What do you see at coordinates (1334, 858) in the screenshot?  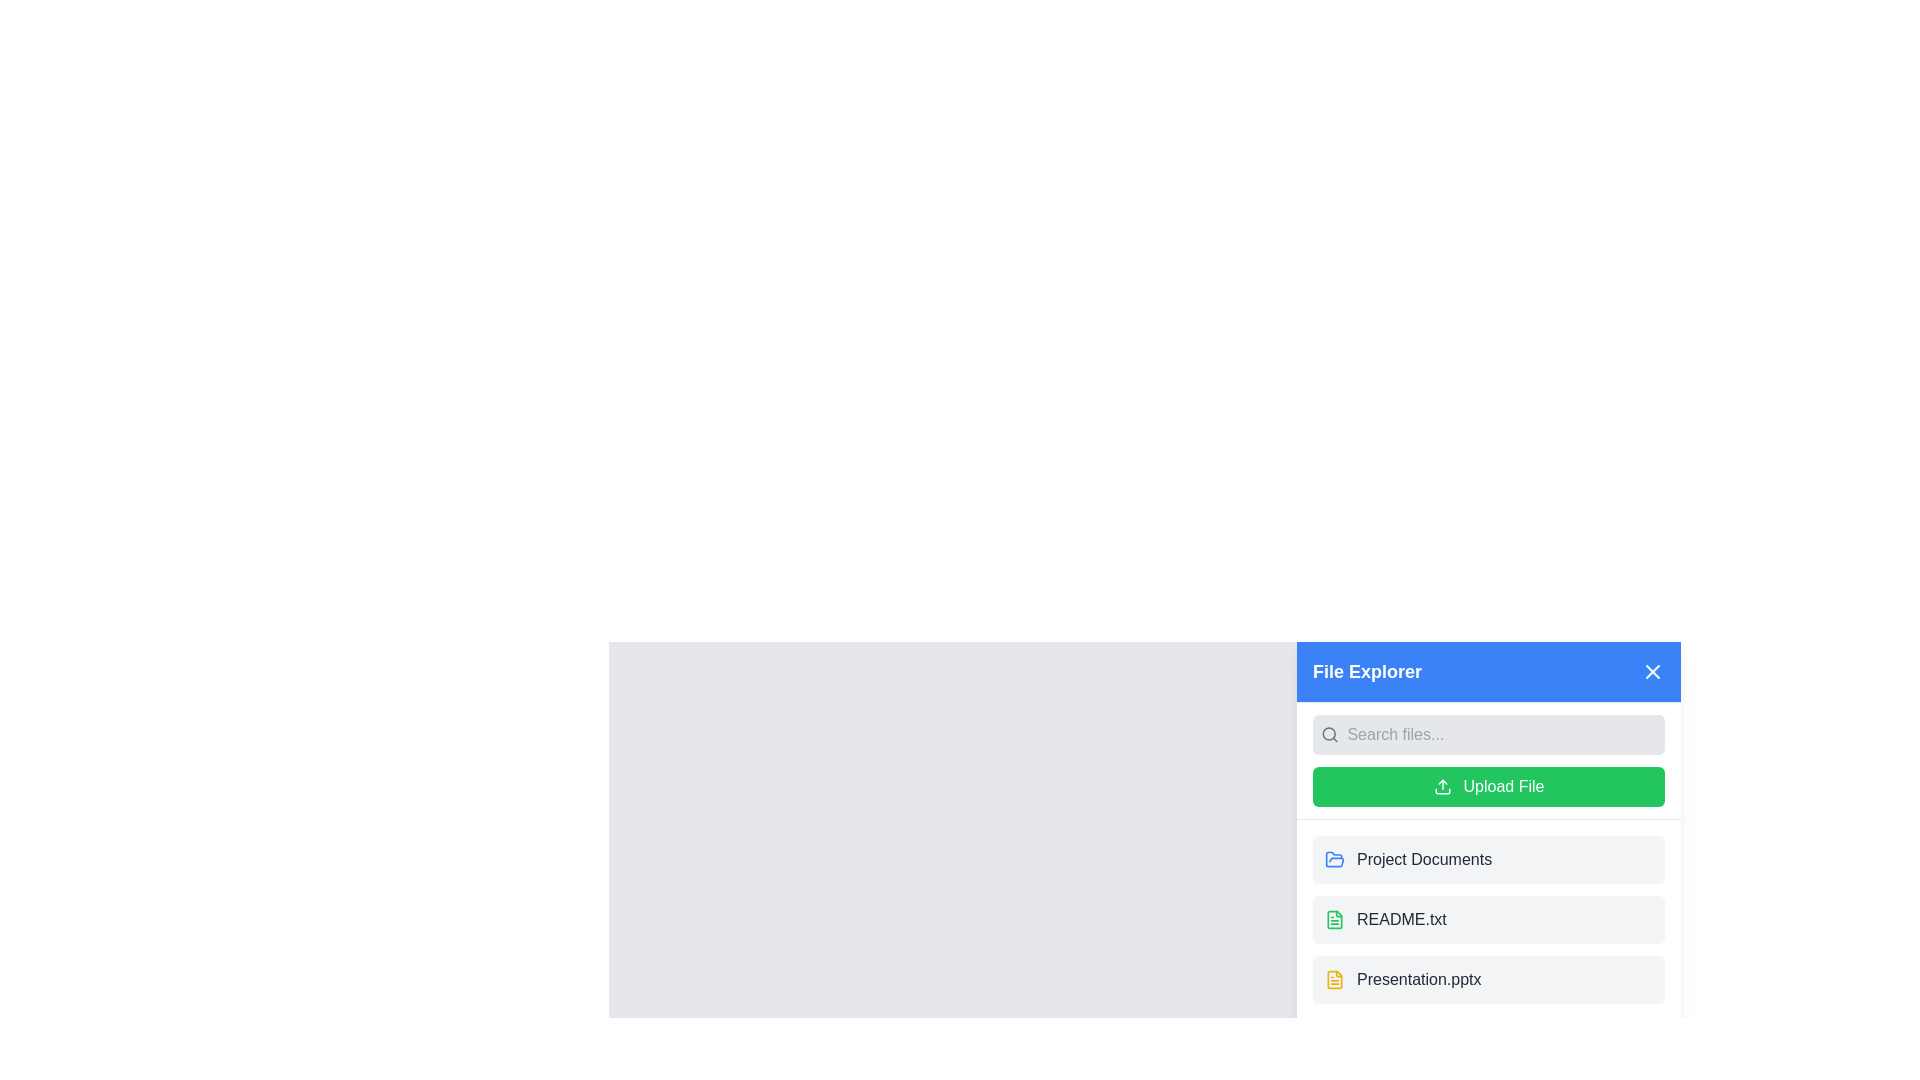 I see `the open folder icon, which is blue and located in the File Explorer interface as the leftmost icon in its row` at bounding box center [1334, 858].